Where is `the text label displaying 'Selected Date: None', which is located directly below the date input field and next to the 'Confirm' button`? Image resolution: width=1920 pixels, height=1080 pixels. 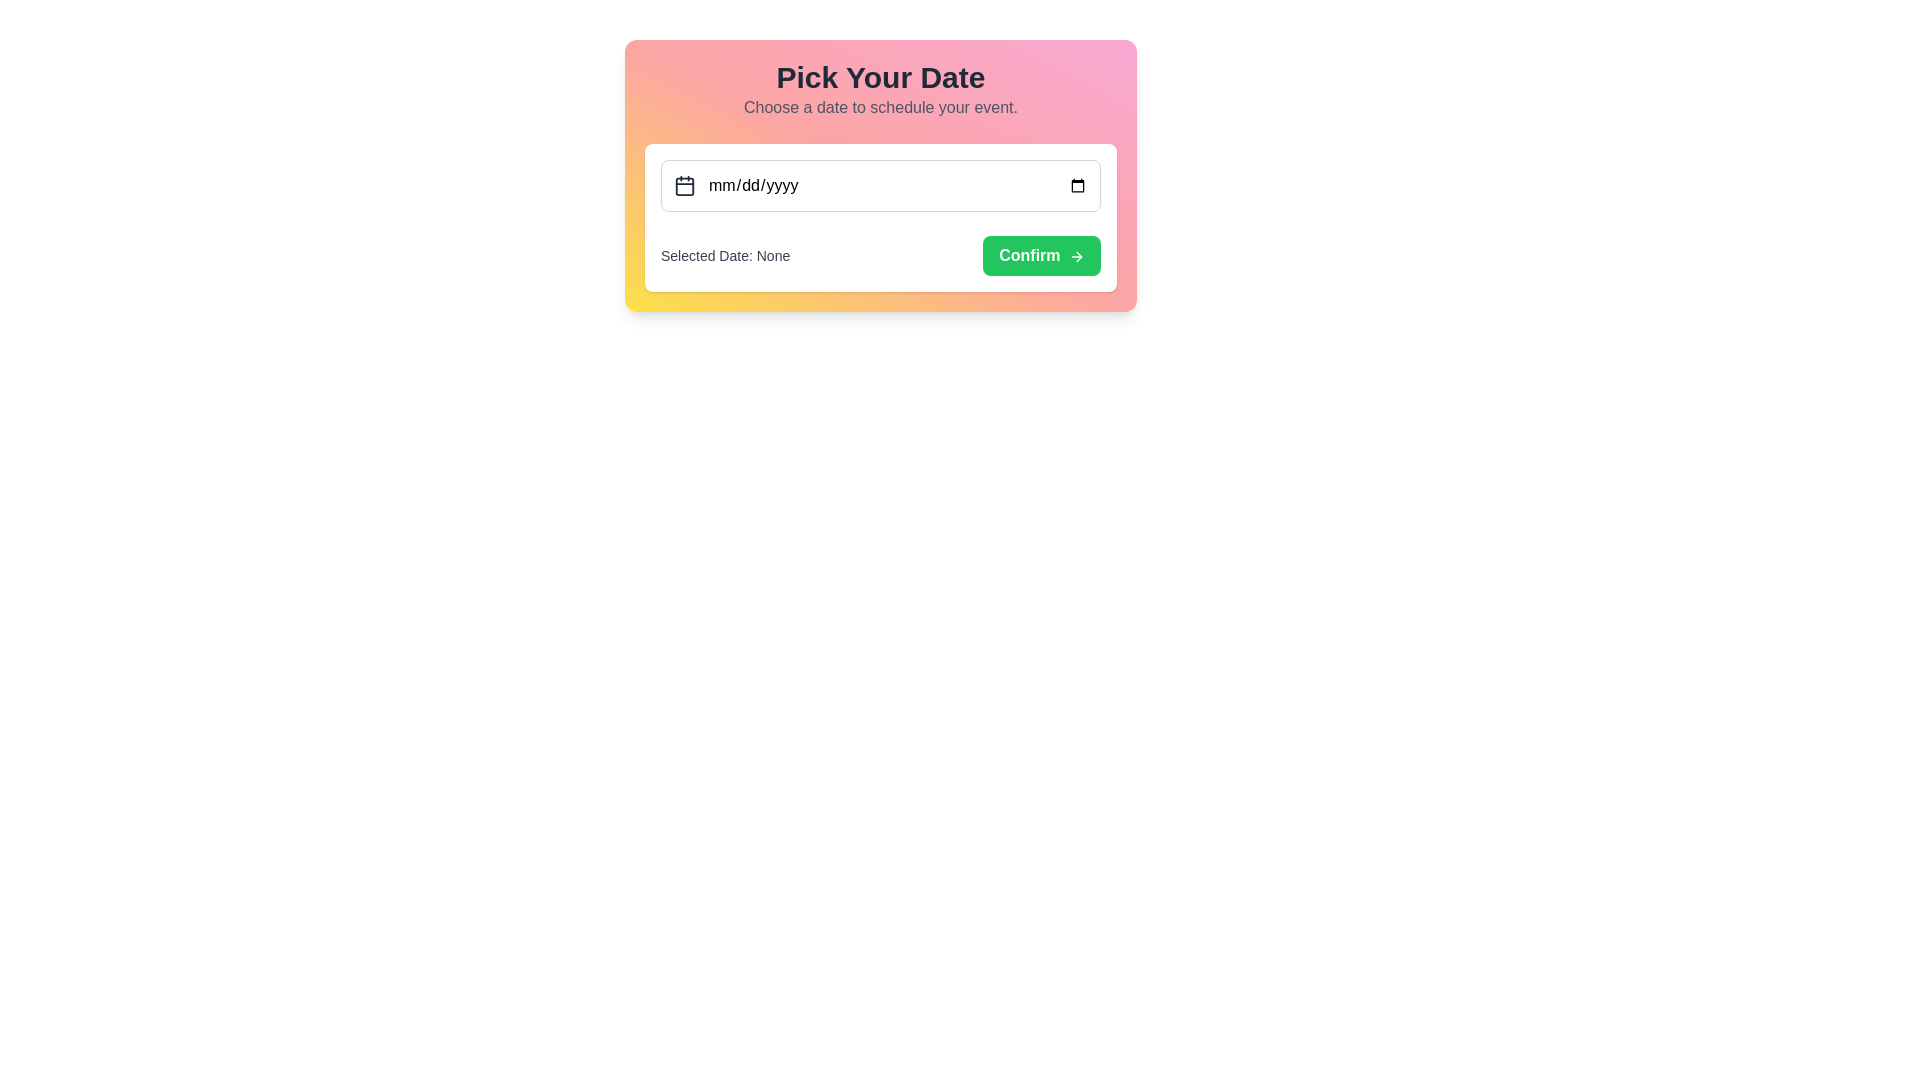 the text label displaying 'Selected Date: None', which is located directly below the date input field and next to the 'Confirm' button is located at coordinates (724, 254).